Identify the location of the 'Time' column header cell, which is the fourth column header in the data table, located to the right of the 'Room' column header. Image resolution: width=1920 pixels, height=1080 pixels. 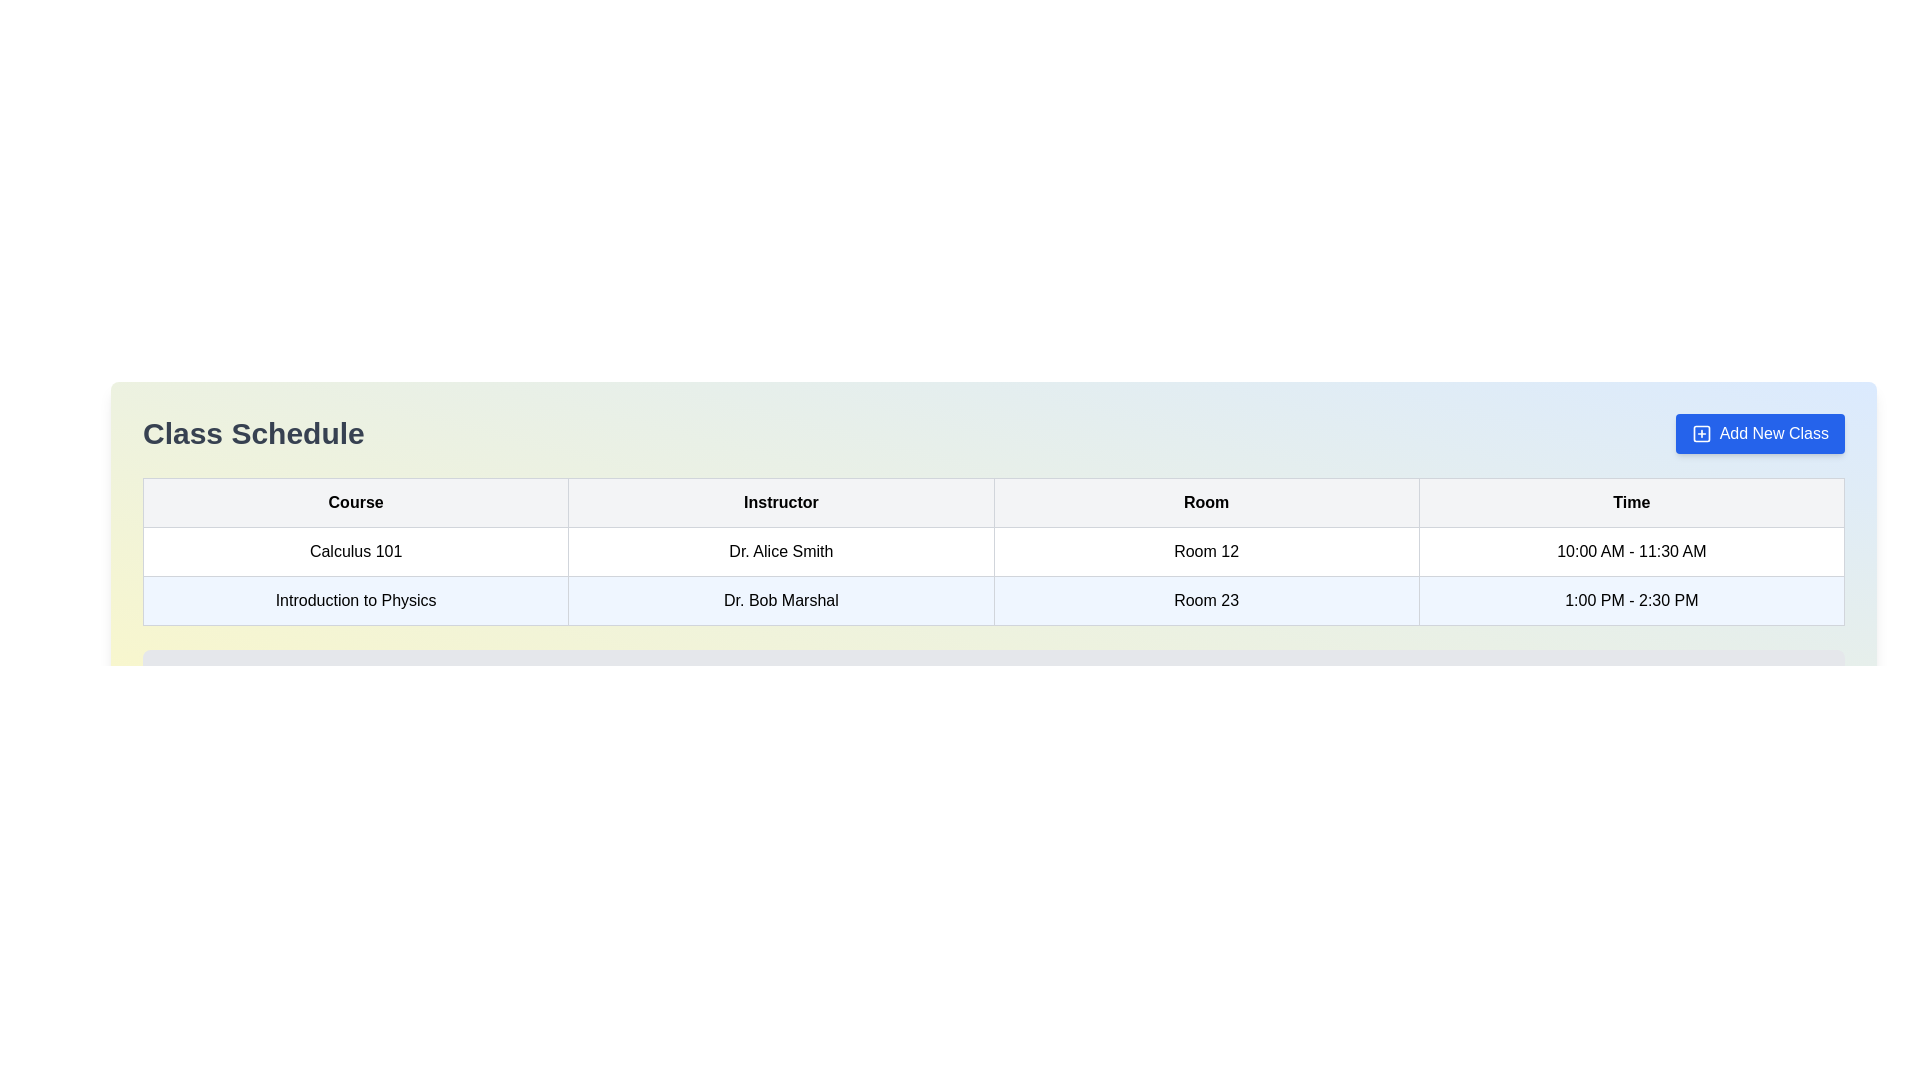
(1631, 501).